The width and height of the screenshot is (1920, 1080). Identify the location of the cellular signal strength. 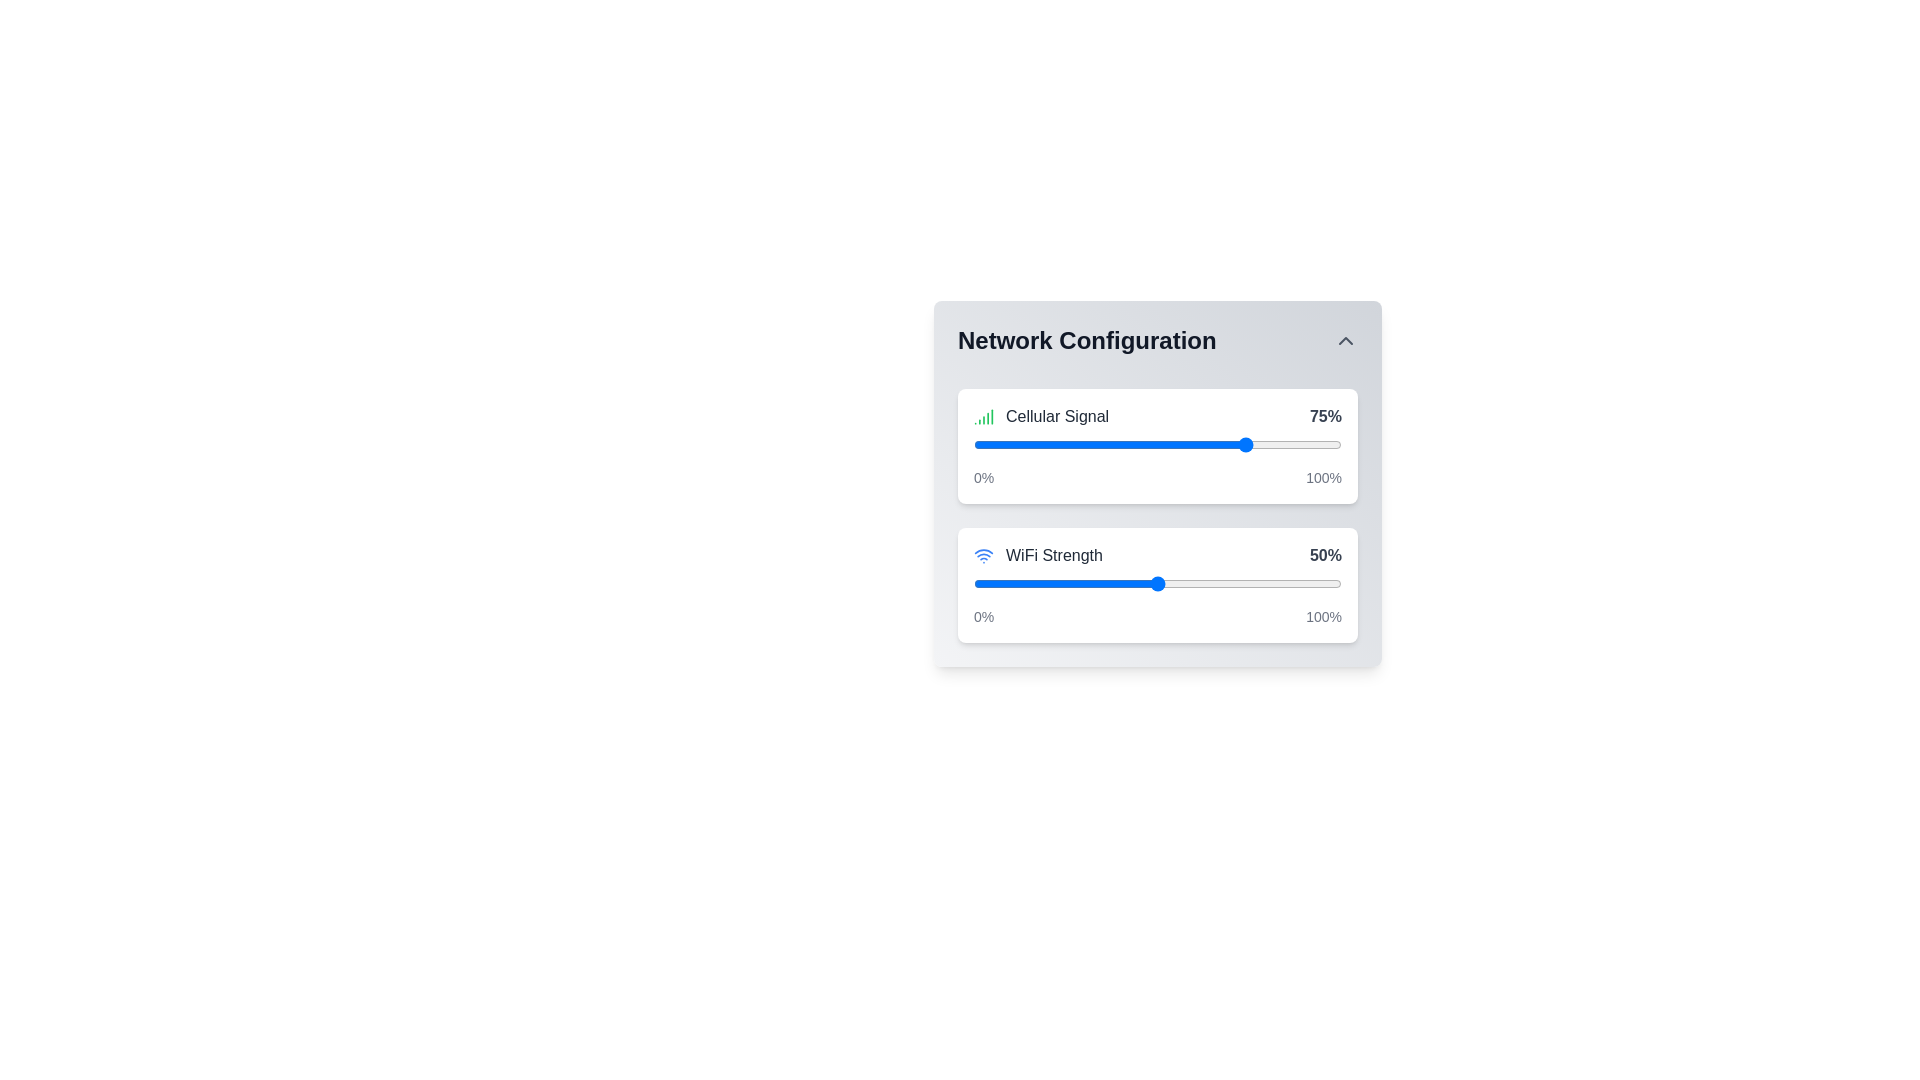
(1161, 443).